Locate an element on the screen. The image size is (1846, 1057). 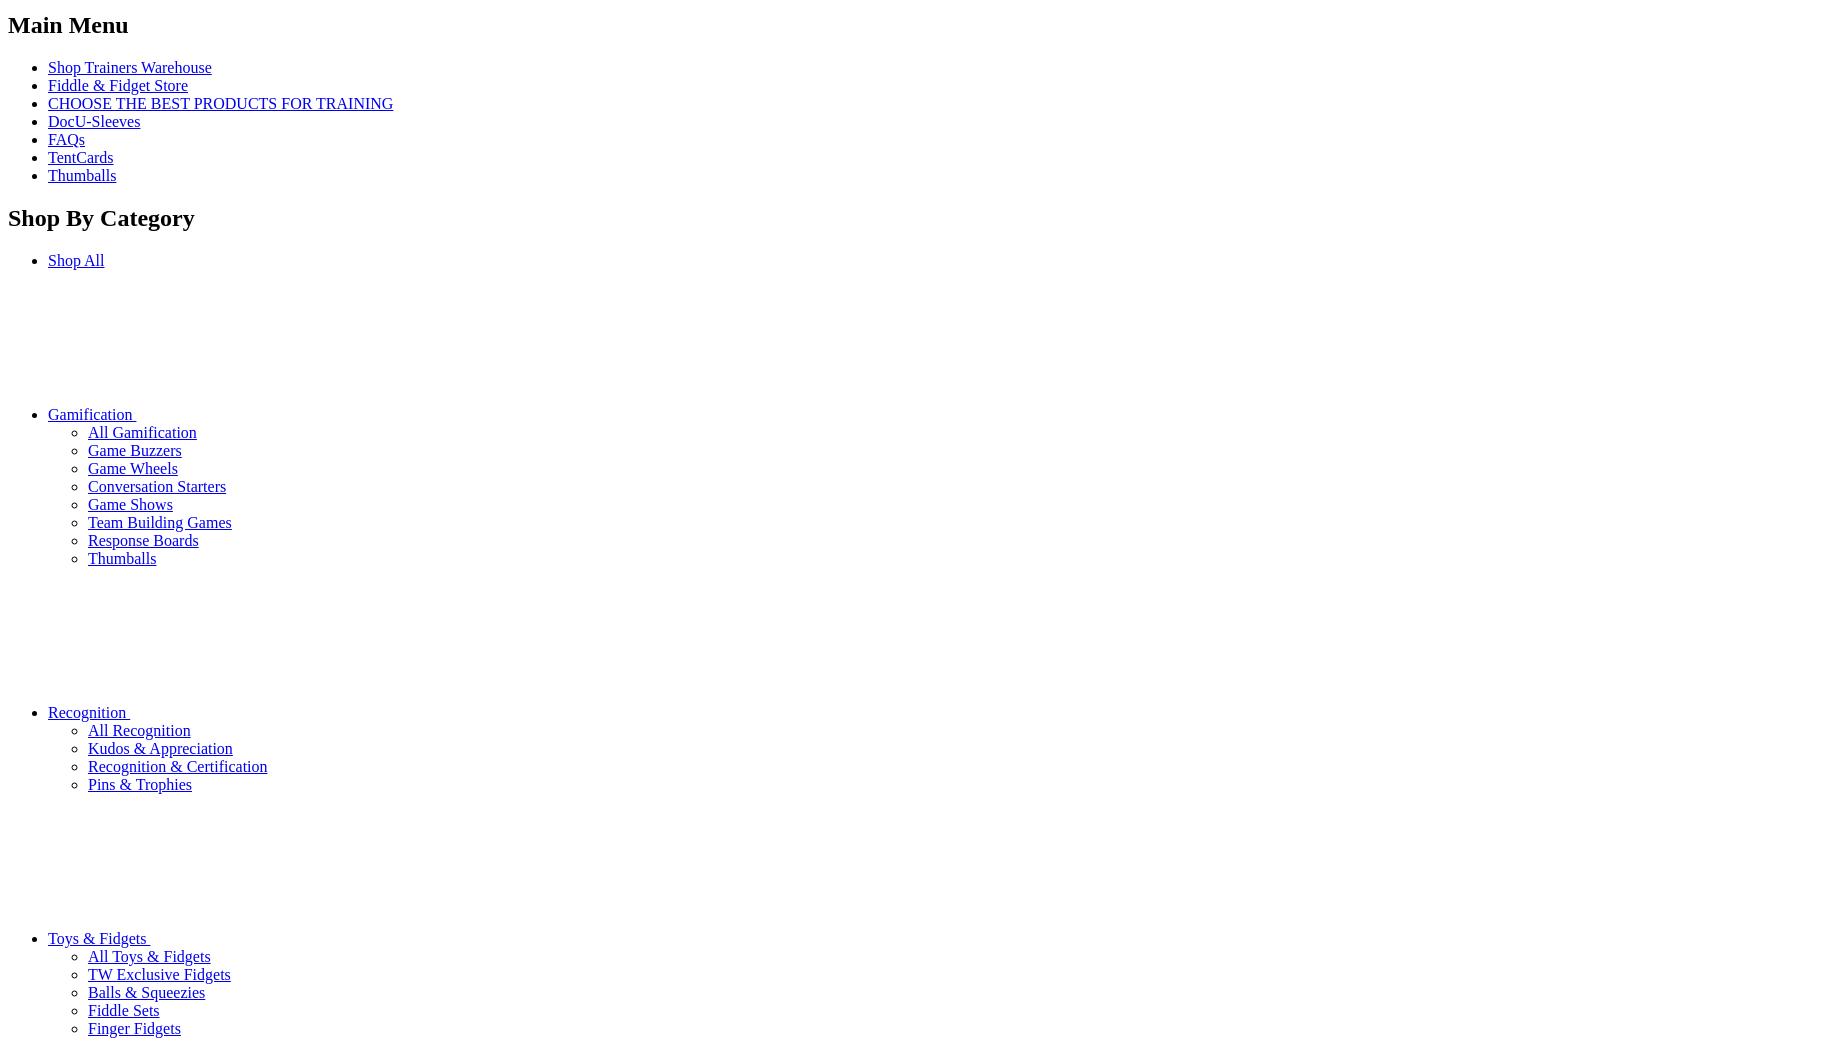
'Fiddle Sets' is located at coordinates (123, 1008).